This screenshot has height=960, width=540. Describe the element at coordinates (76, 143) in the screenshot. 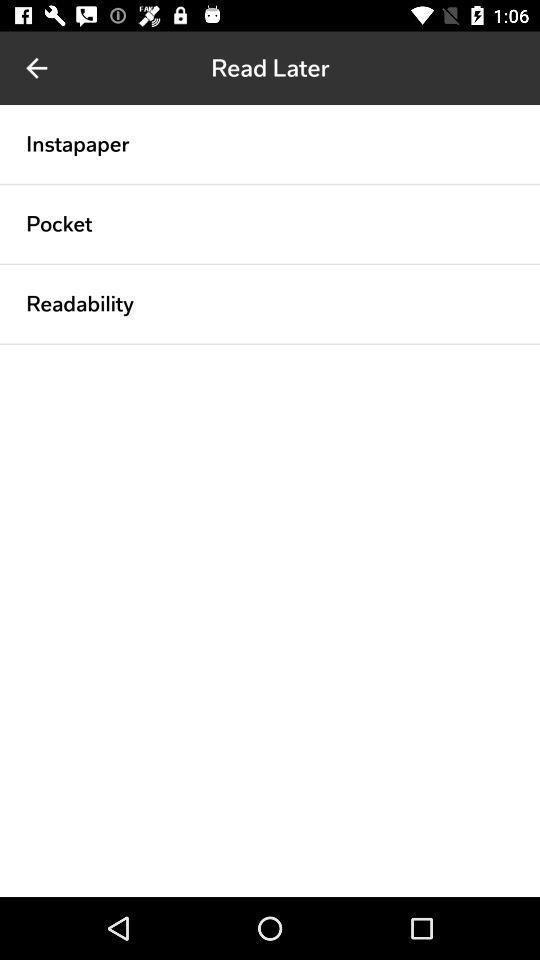

I see `the instapaper icon` at that location.